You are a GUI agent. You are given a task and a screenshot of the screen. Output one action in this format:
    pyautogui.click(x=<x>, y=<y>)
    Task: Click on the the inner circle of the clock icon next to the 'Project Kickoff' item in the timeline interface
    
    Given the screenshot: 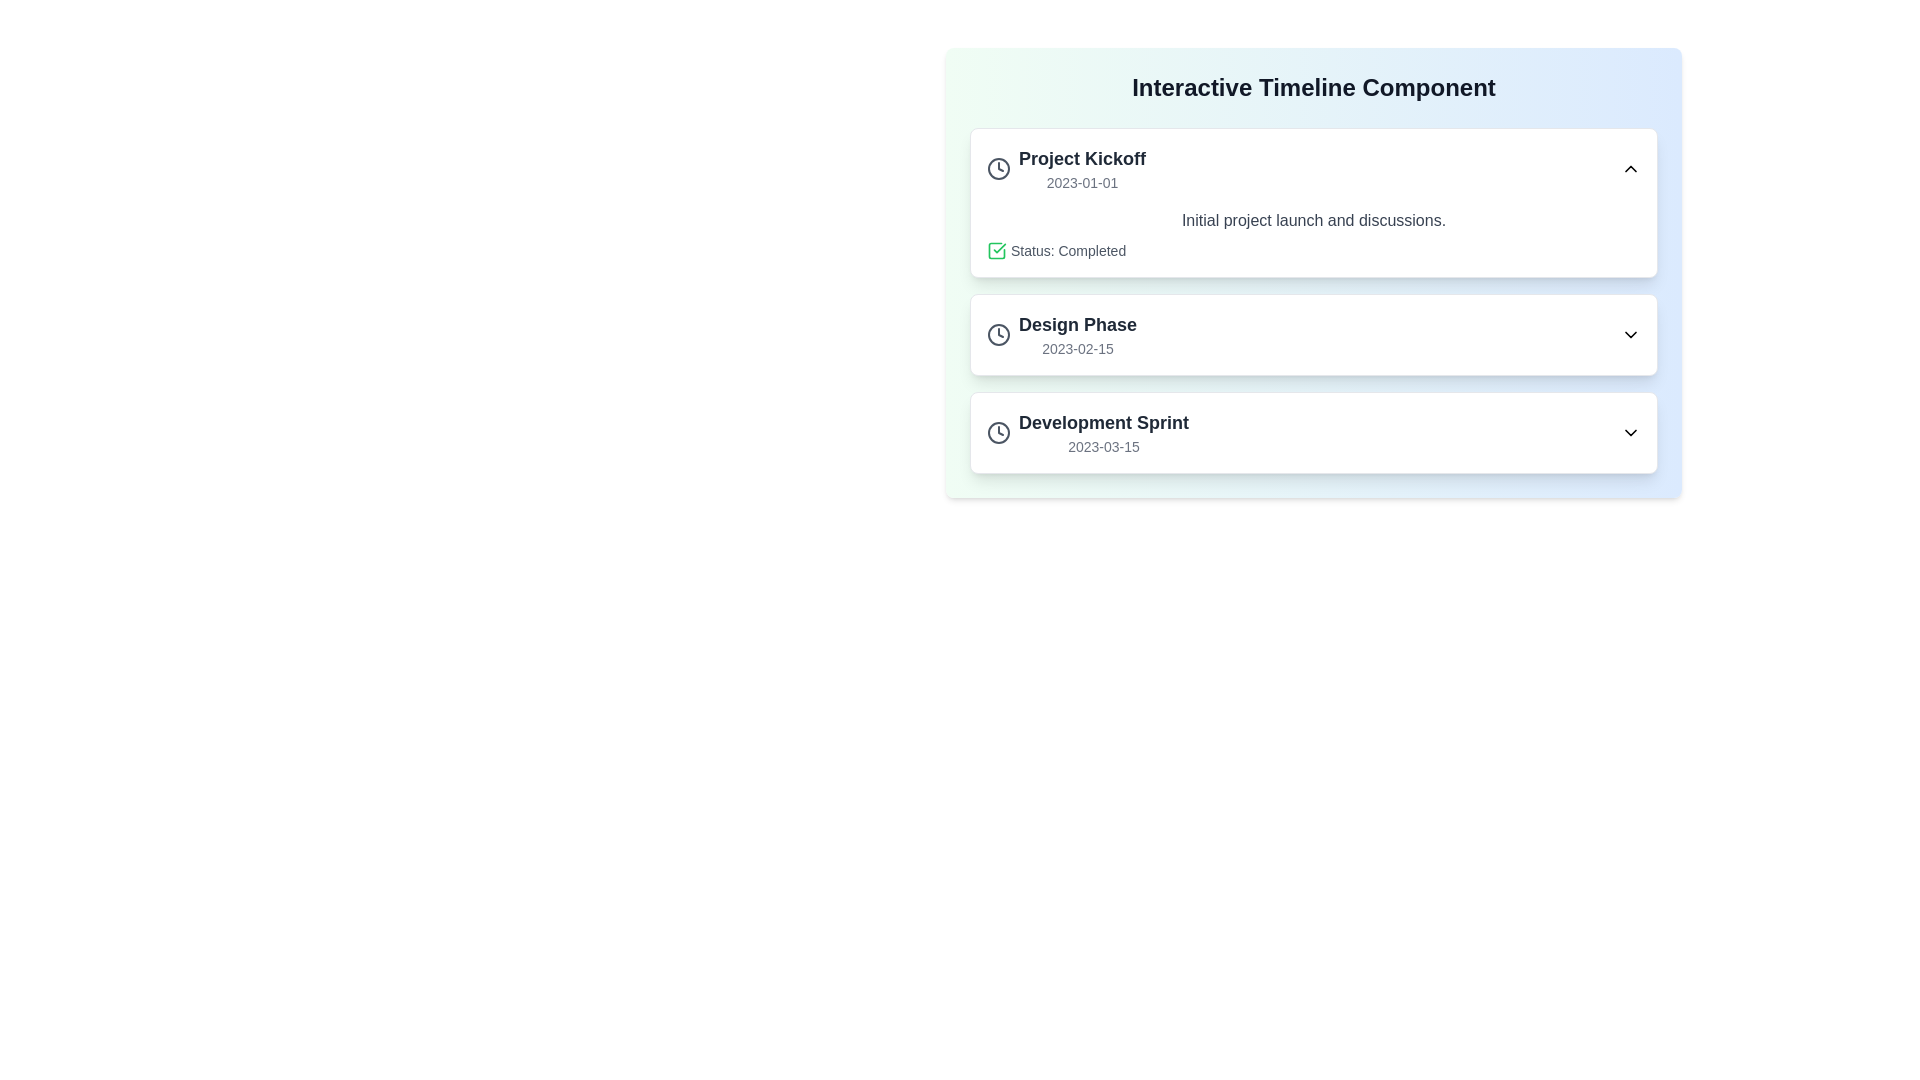 What is the action you would take?
    pyautogui.click(x=998, y=168)
    